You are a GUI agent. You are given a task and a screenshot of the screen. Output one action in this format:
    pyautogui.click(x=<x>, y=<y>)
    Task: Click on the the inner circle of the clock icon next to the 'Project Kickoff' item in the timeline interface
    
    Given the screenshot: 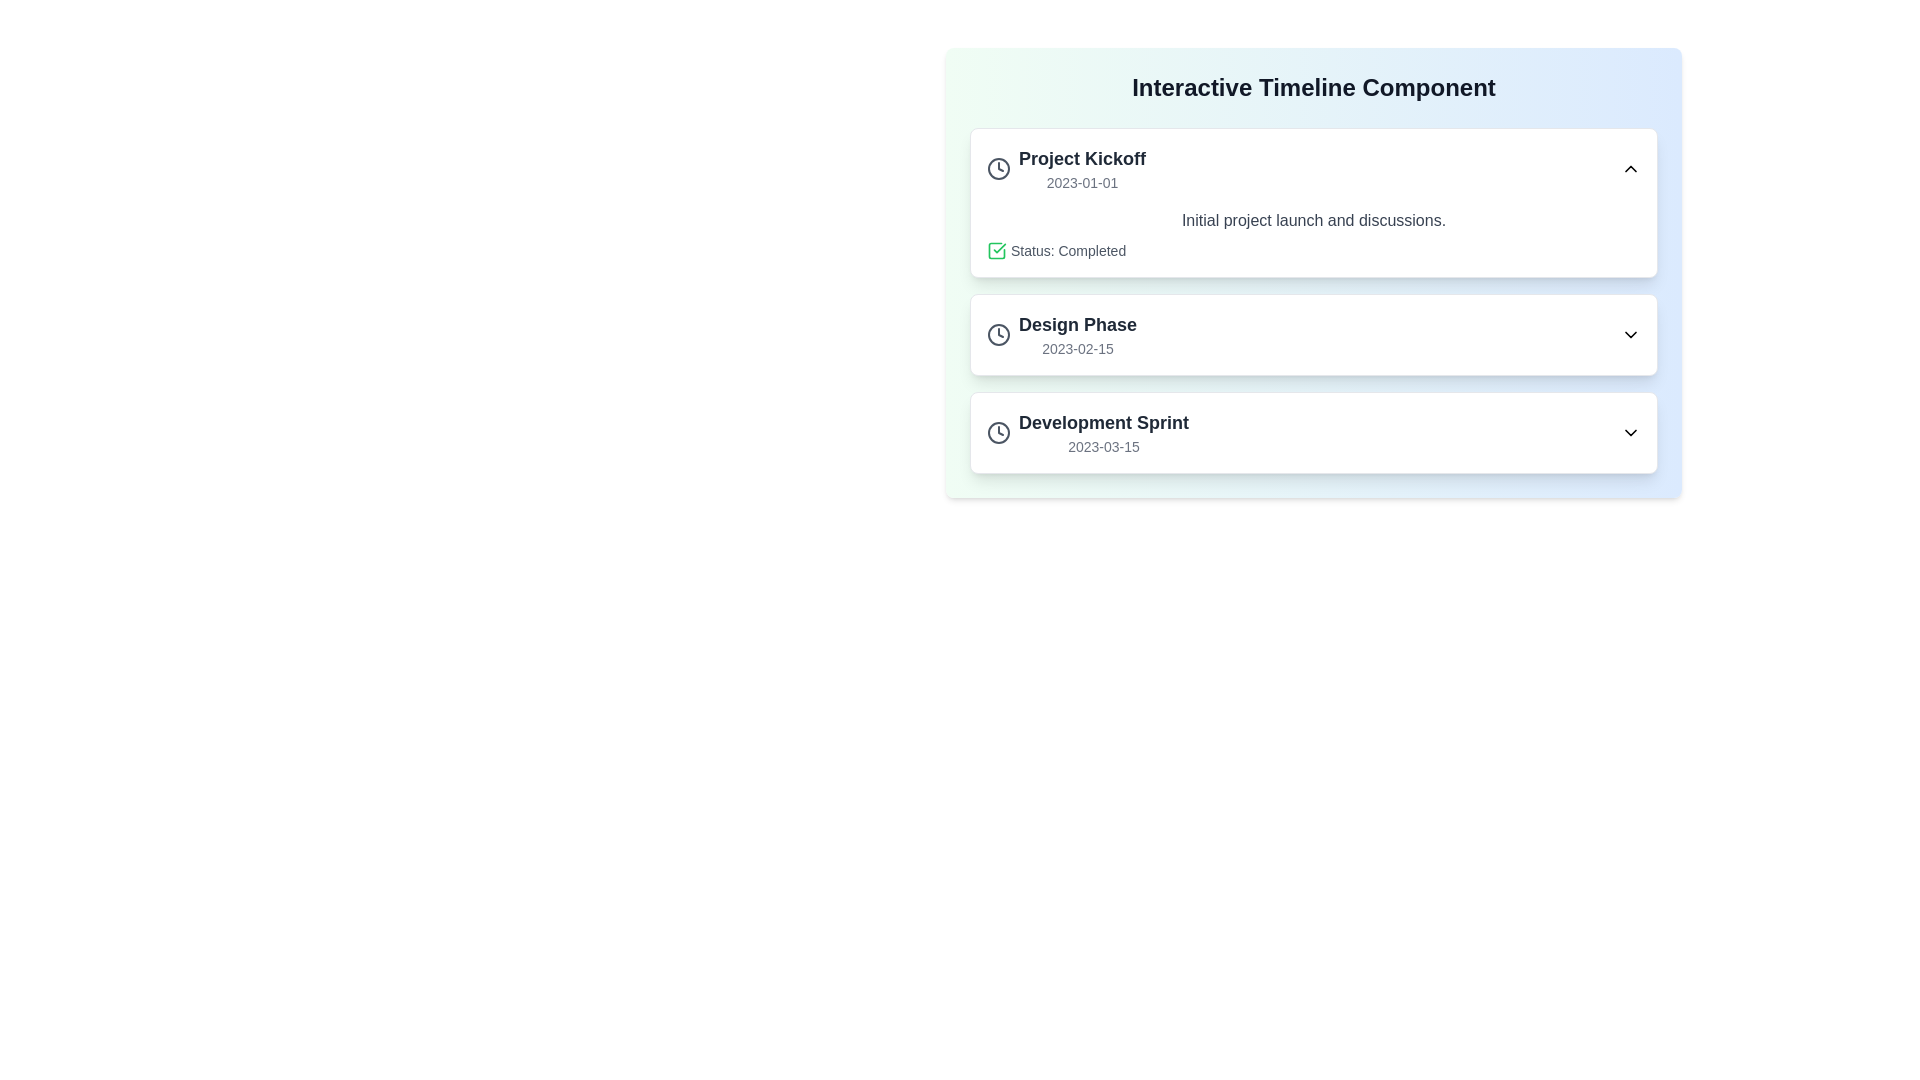 What is the action you would take?
    pyautogui.click(x=998, y=168)
    